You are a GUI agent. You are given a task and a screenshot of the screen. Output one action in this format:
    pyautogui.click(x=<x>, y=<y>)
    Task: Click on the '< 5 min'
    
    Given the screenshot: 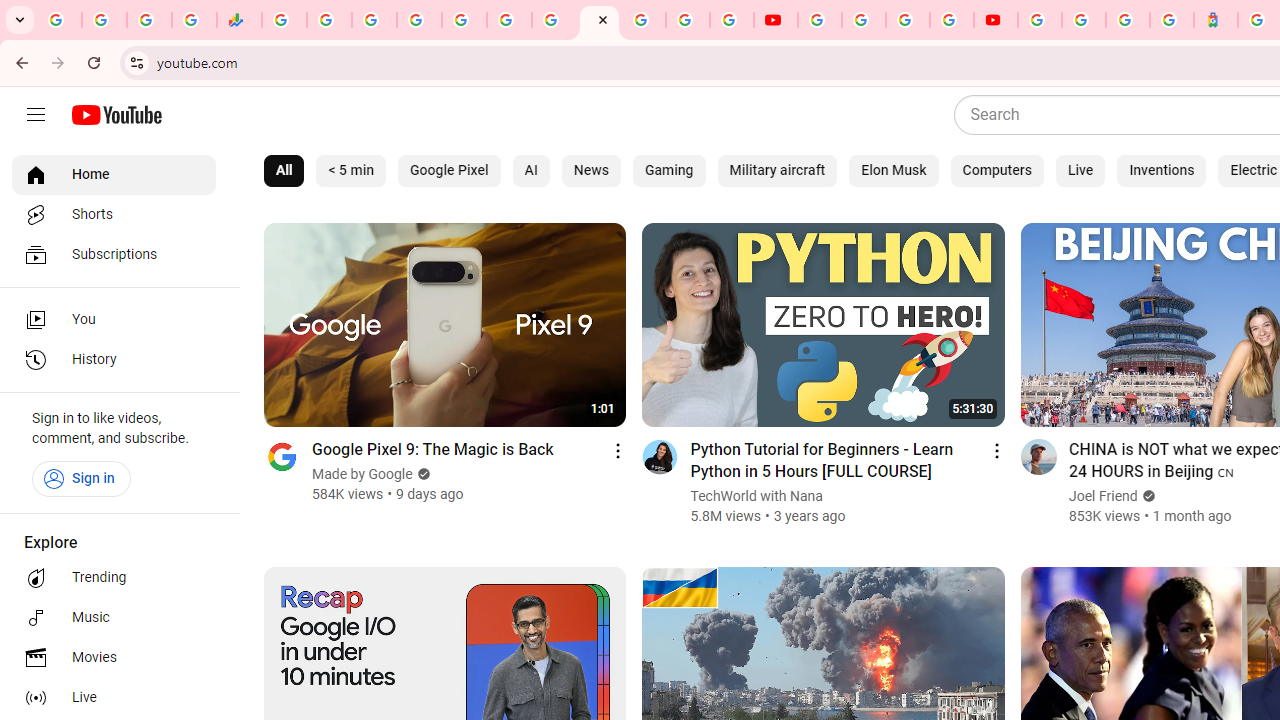 What is the action you would take?
    pyautogui.click(x=351, y=170)
    